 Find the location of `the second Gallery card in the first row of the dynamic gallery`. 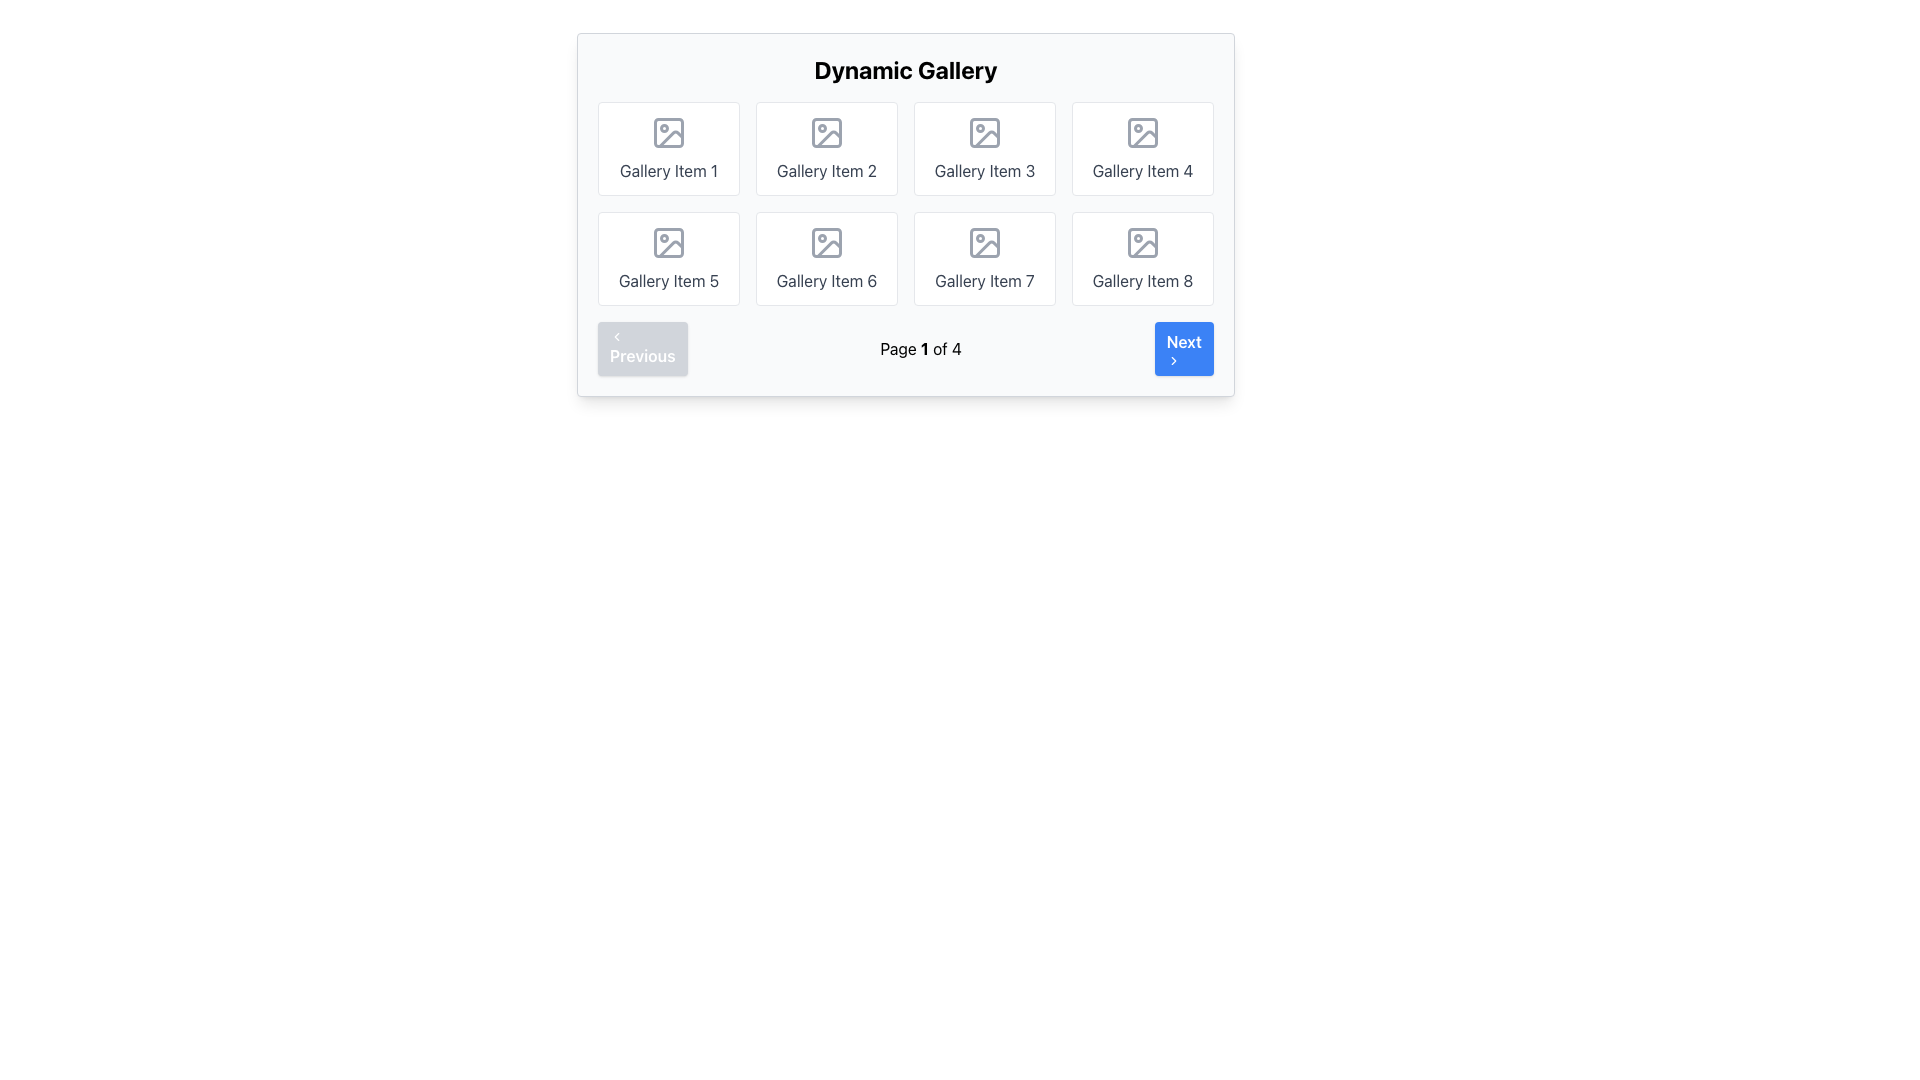

the second Gallery card in the first row of the dynamic gallery is located at coordinates (826, 148).